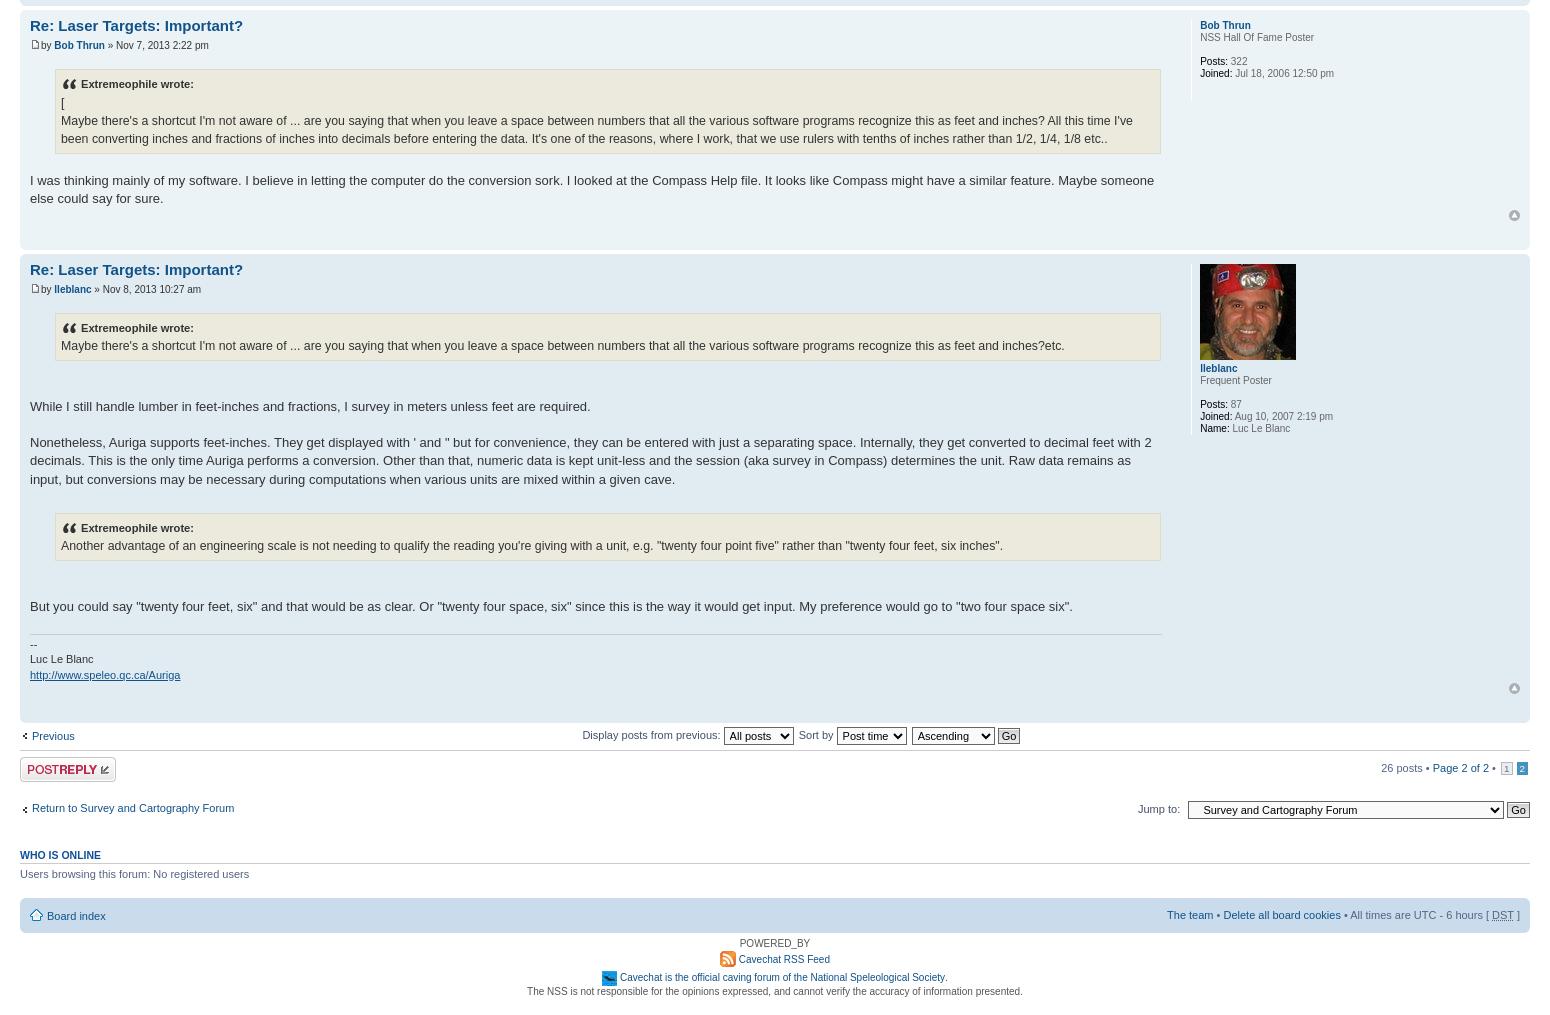  I want to click on '1', so click(1503, 766).